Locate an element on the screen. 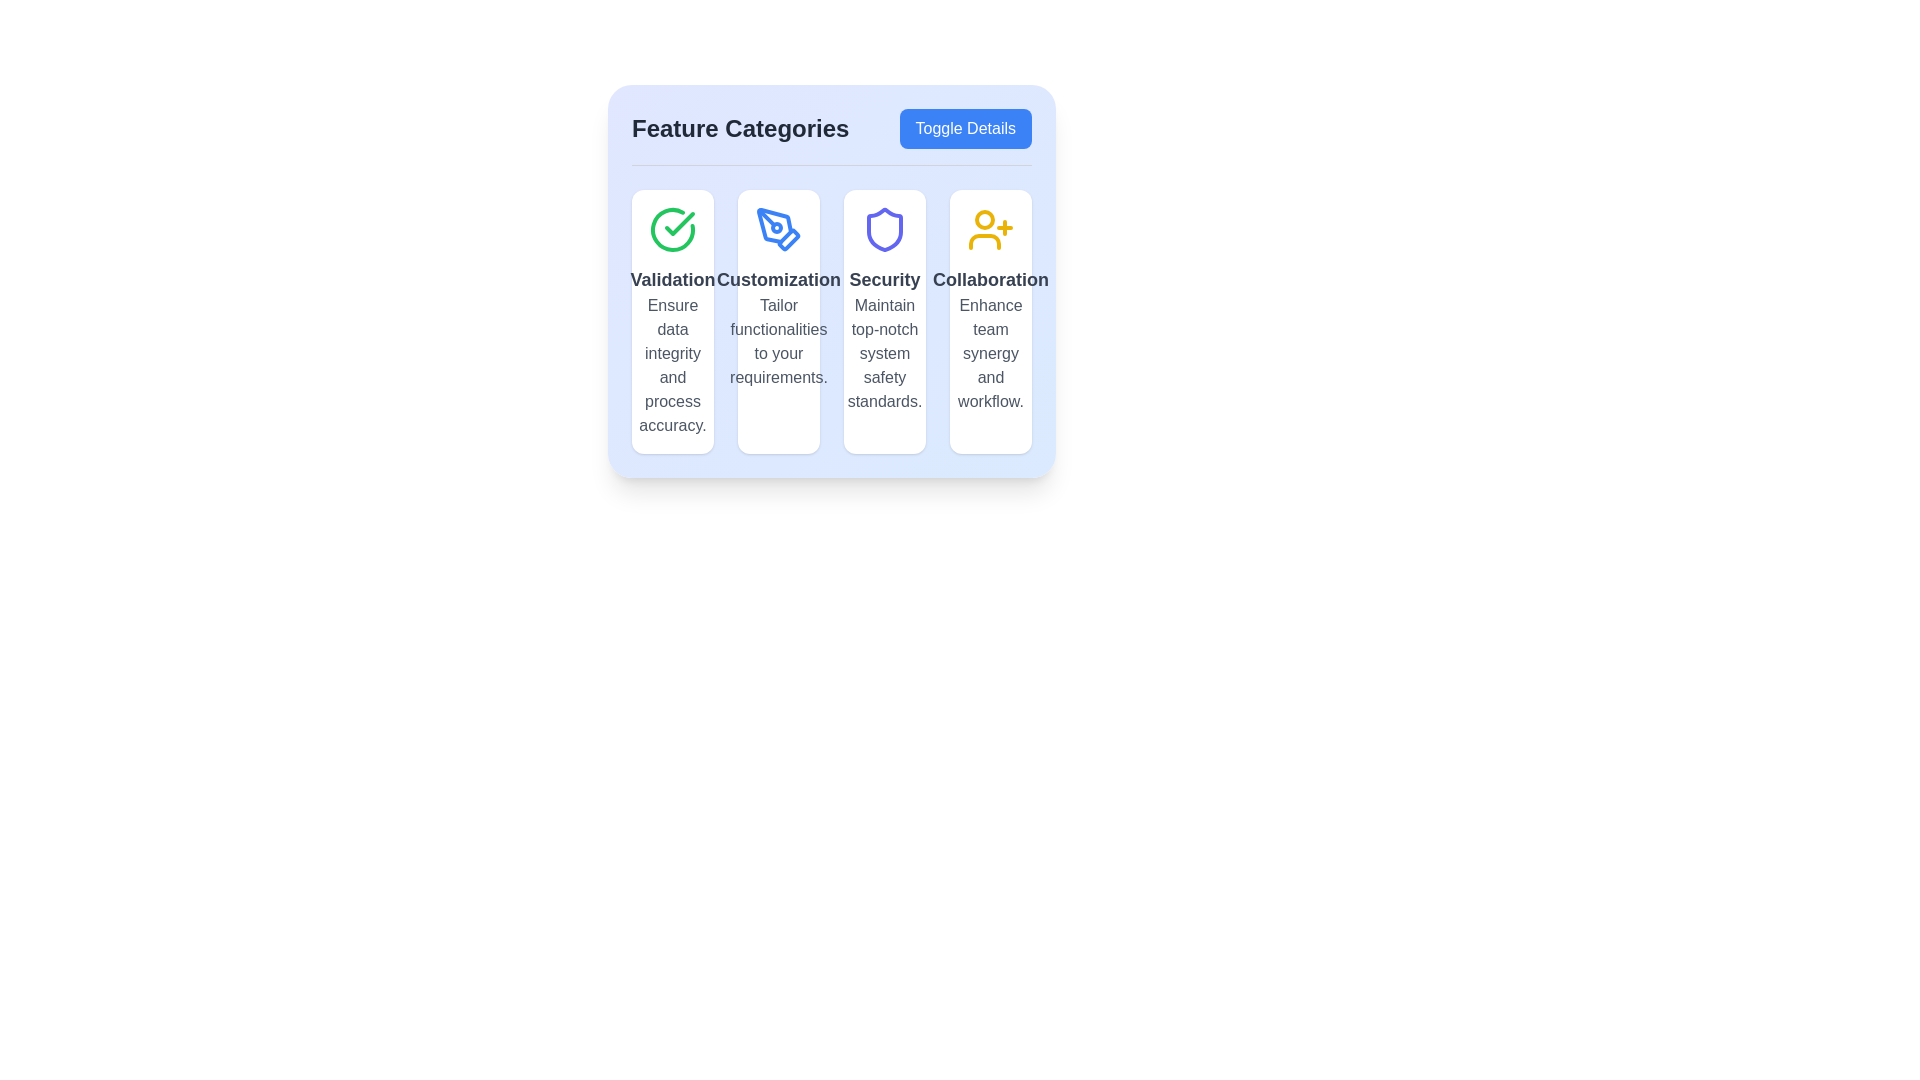 This screenshot has width=1920, height=1080. the shield icon element is located at coordinates (883, 229).